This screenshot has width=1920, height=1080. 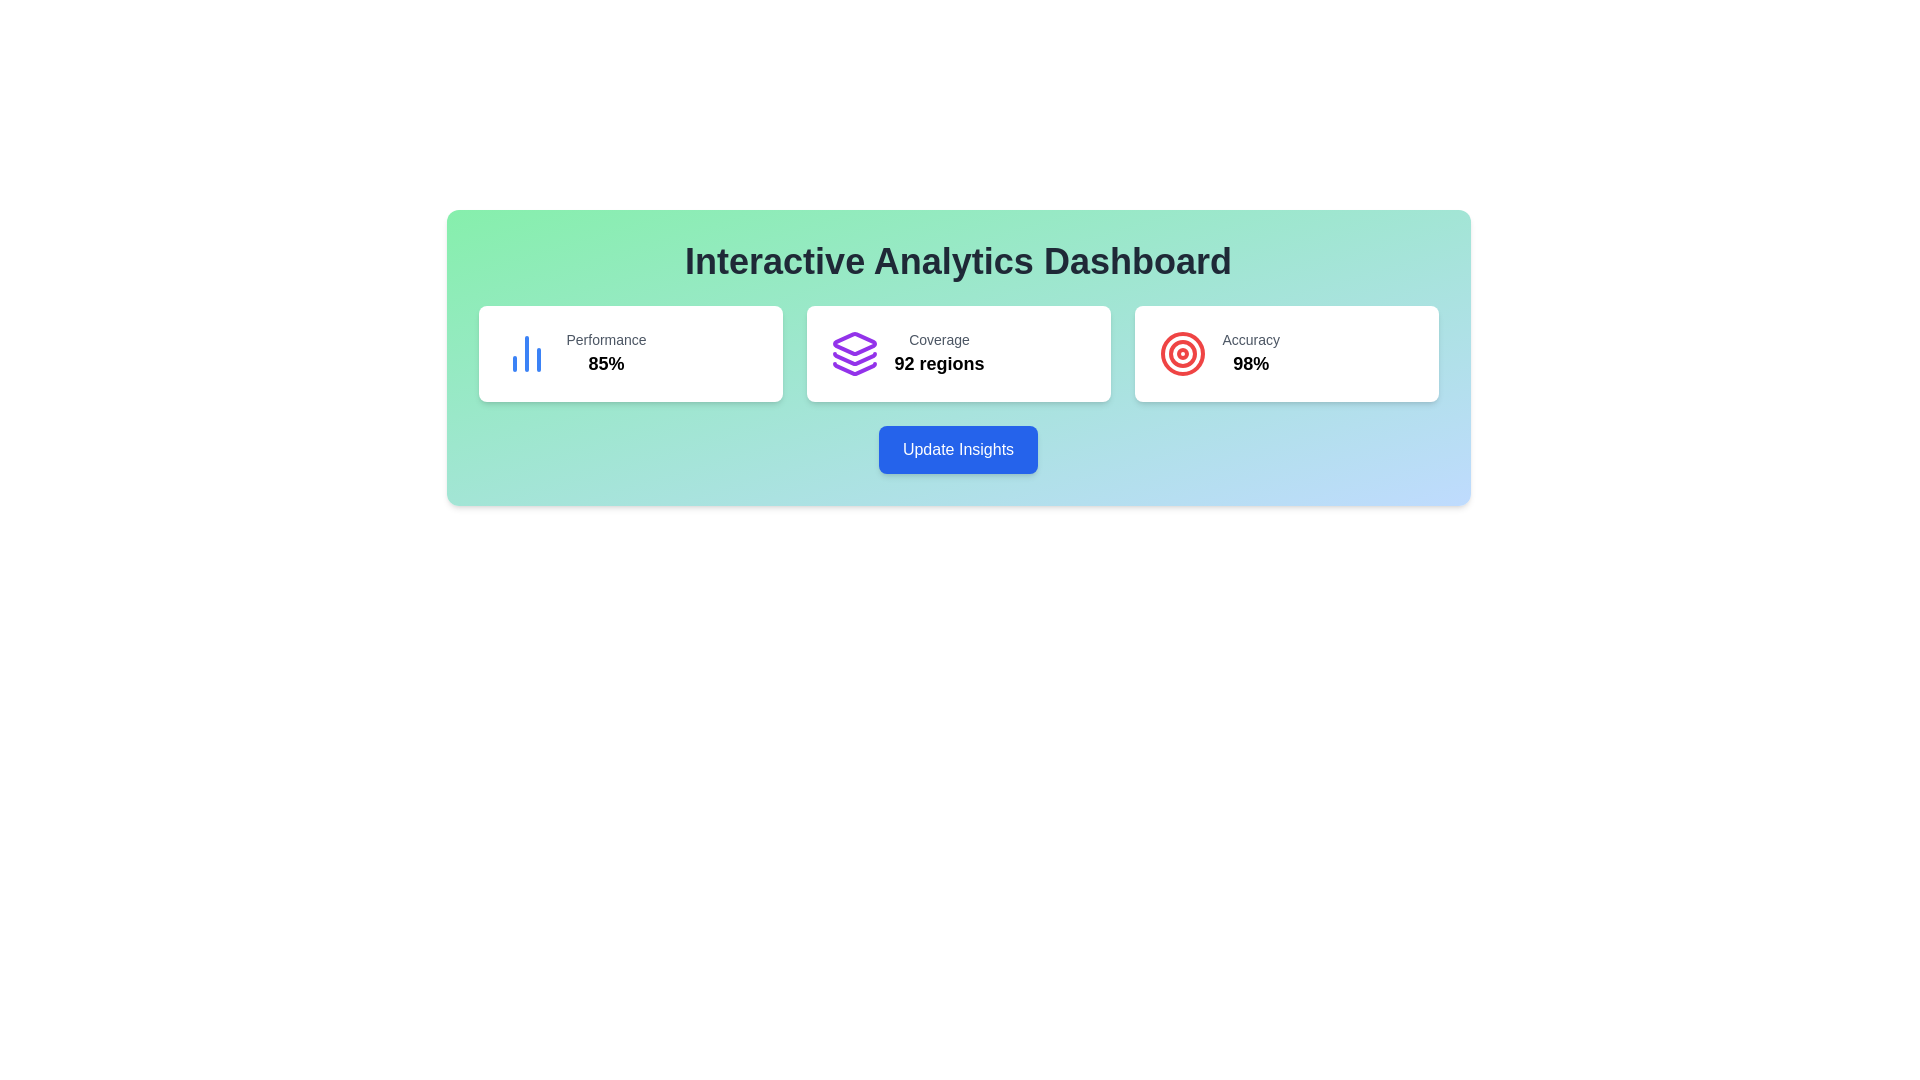 I want to click on the 'Accuracy' metric icon located in the rightmost card of the dashboard interface, slightly to the left of the text 'Accuracy 98%' and vertically centered, so click(x=1182, y=353).